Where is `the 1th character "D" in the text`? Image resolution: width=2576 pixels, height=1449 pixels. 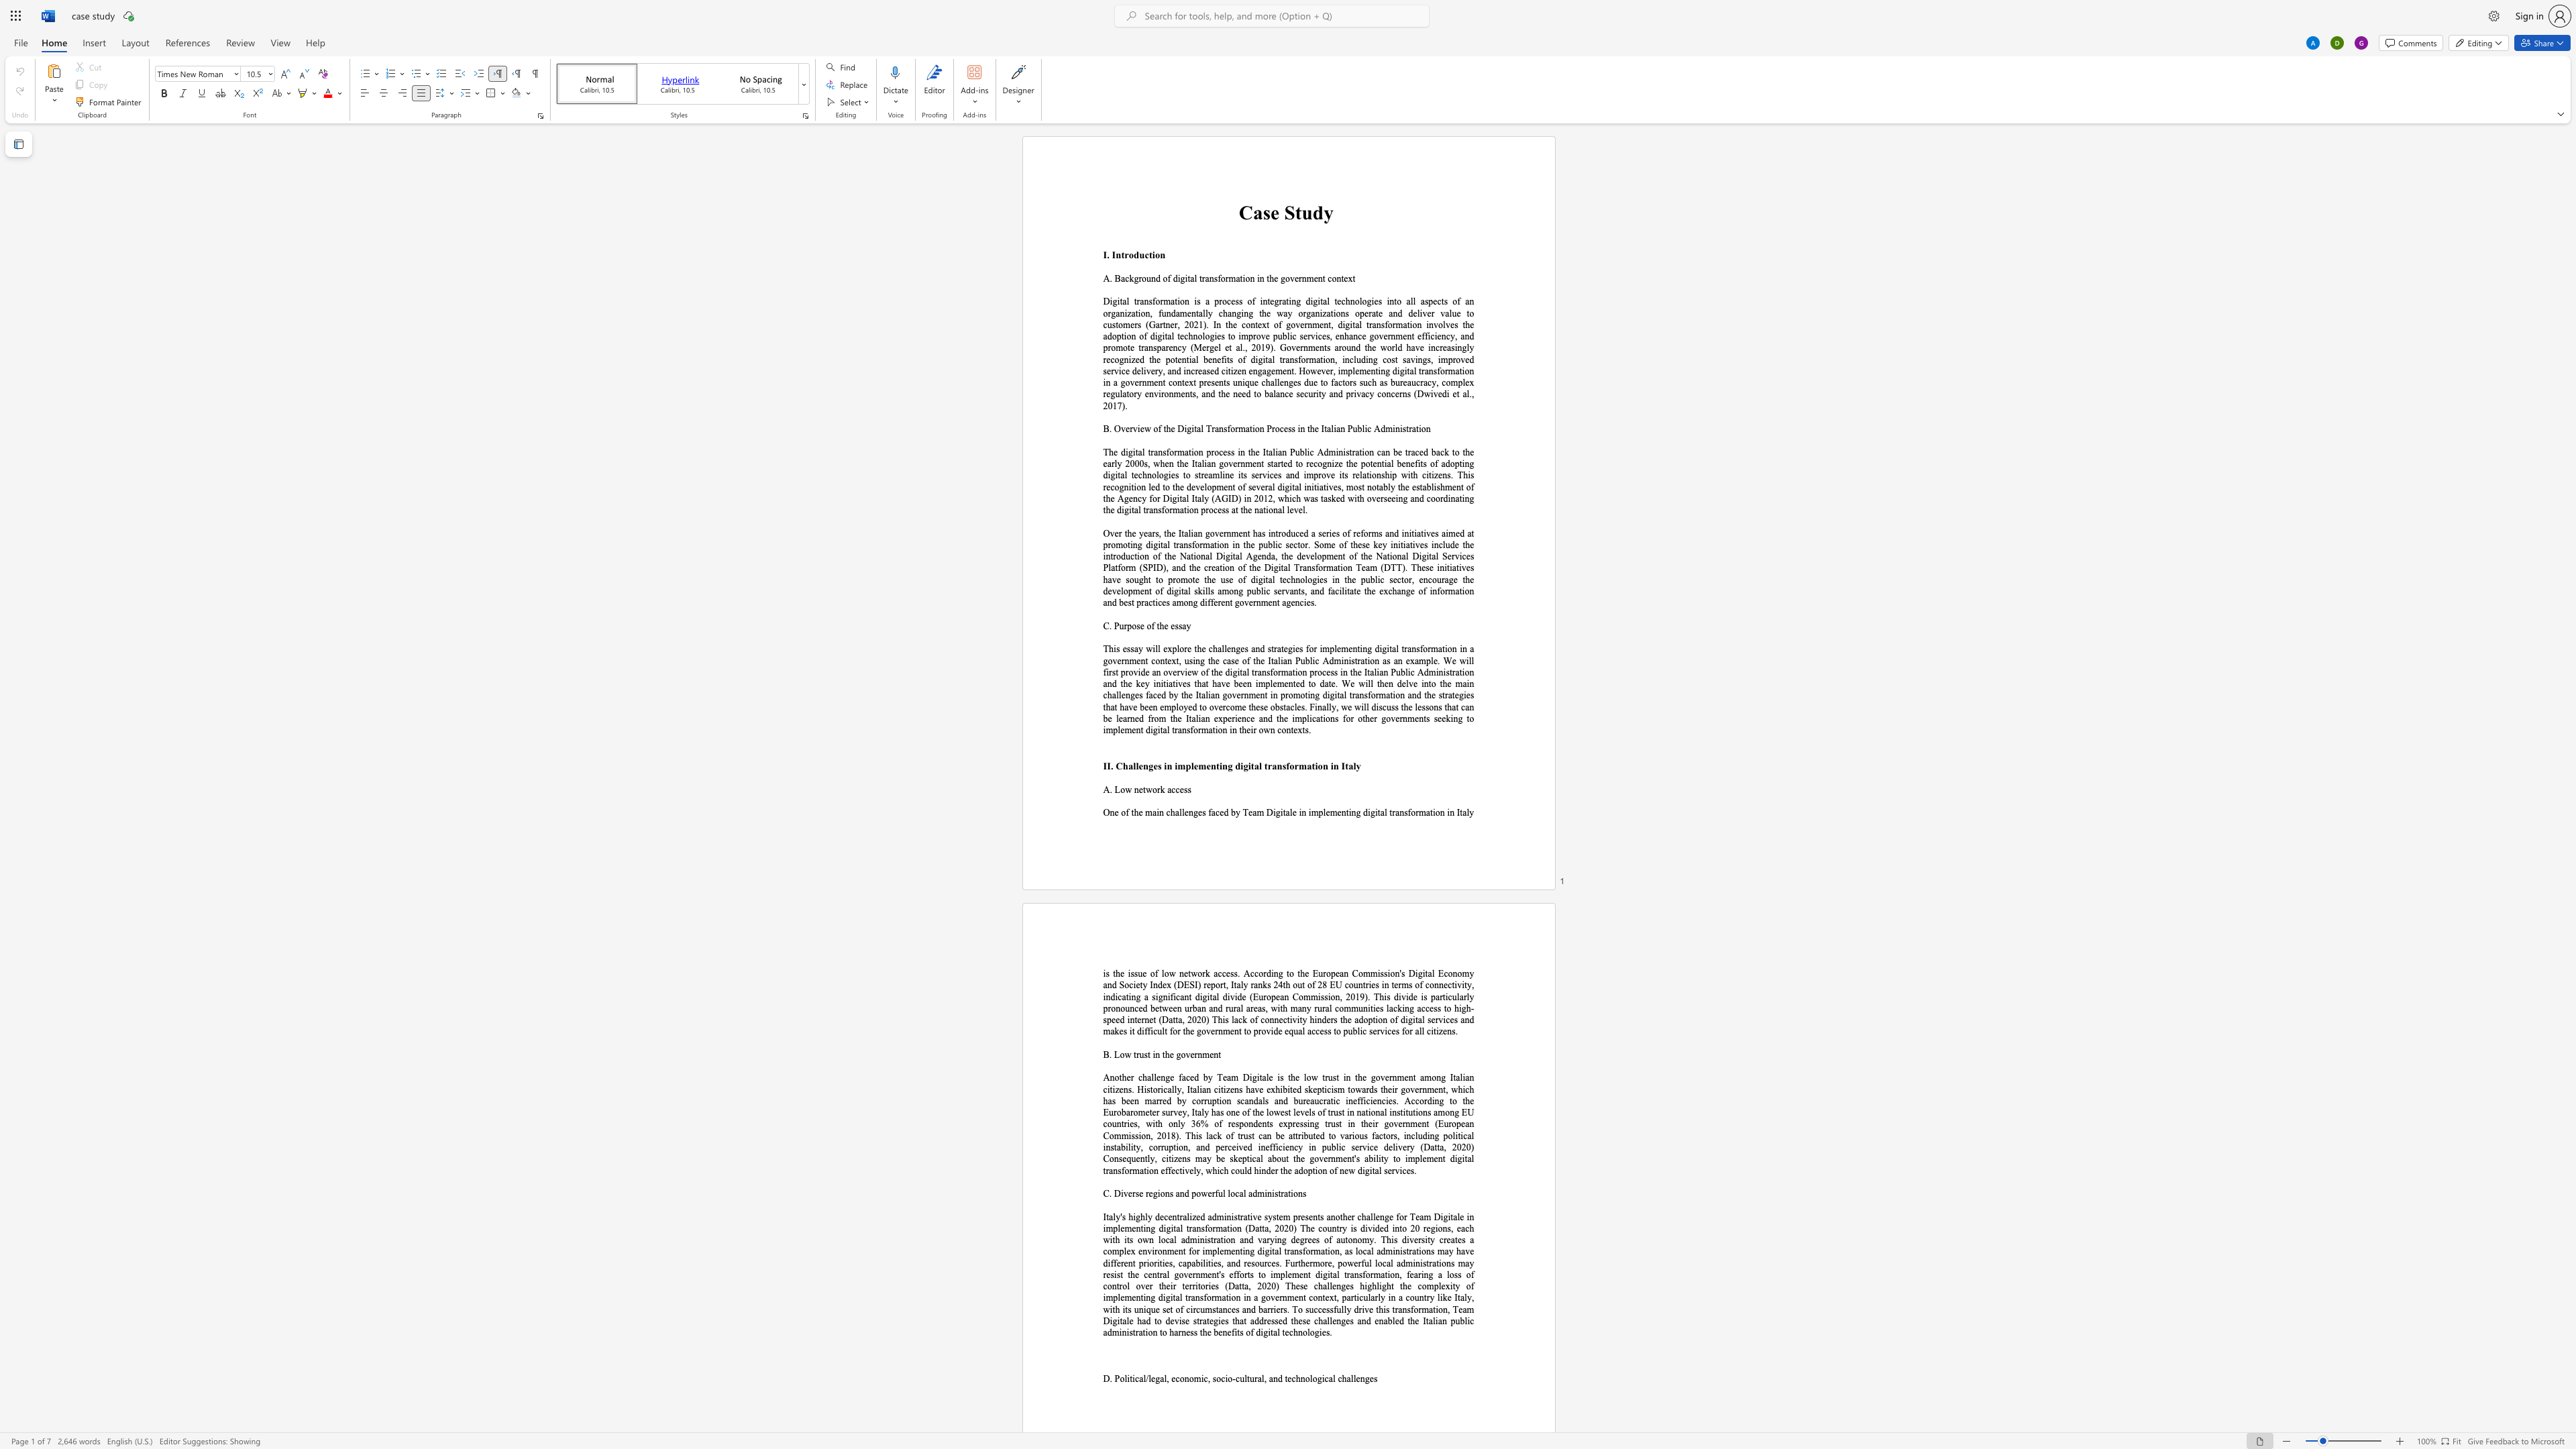
the 1th character "D" in the text is located at coordinates (1116, 1193).